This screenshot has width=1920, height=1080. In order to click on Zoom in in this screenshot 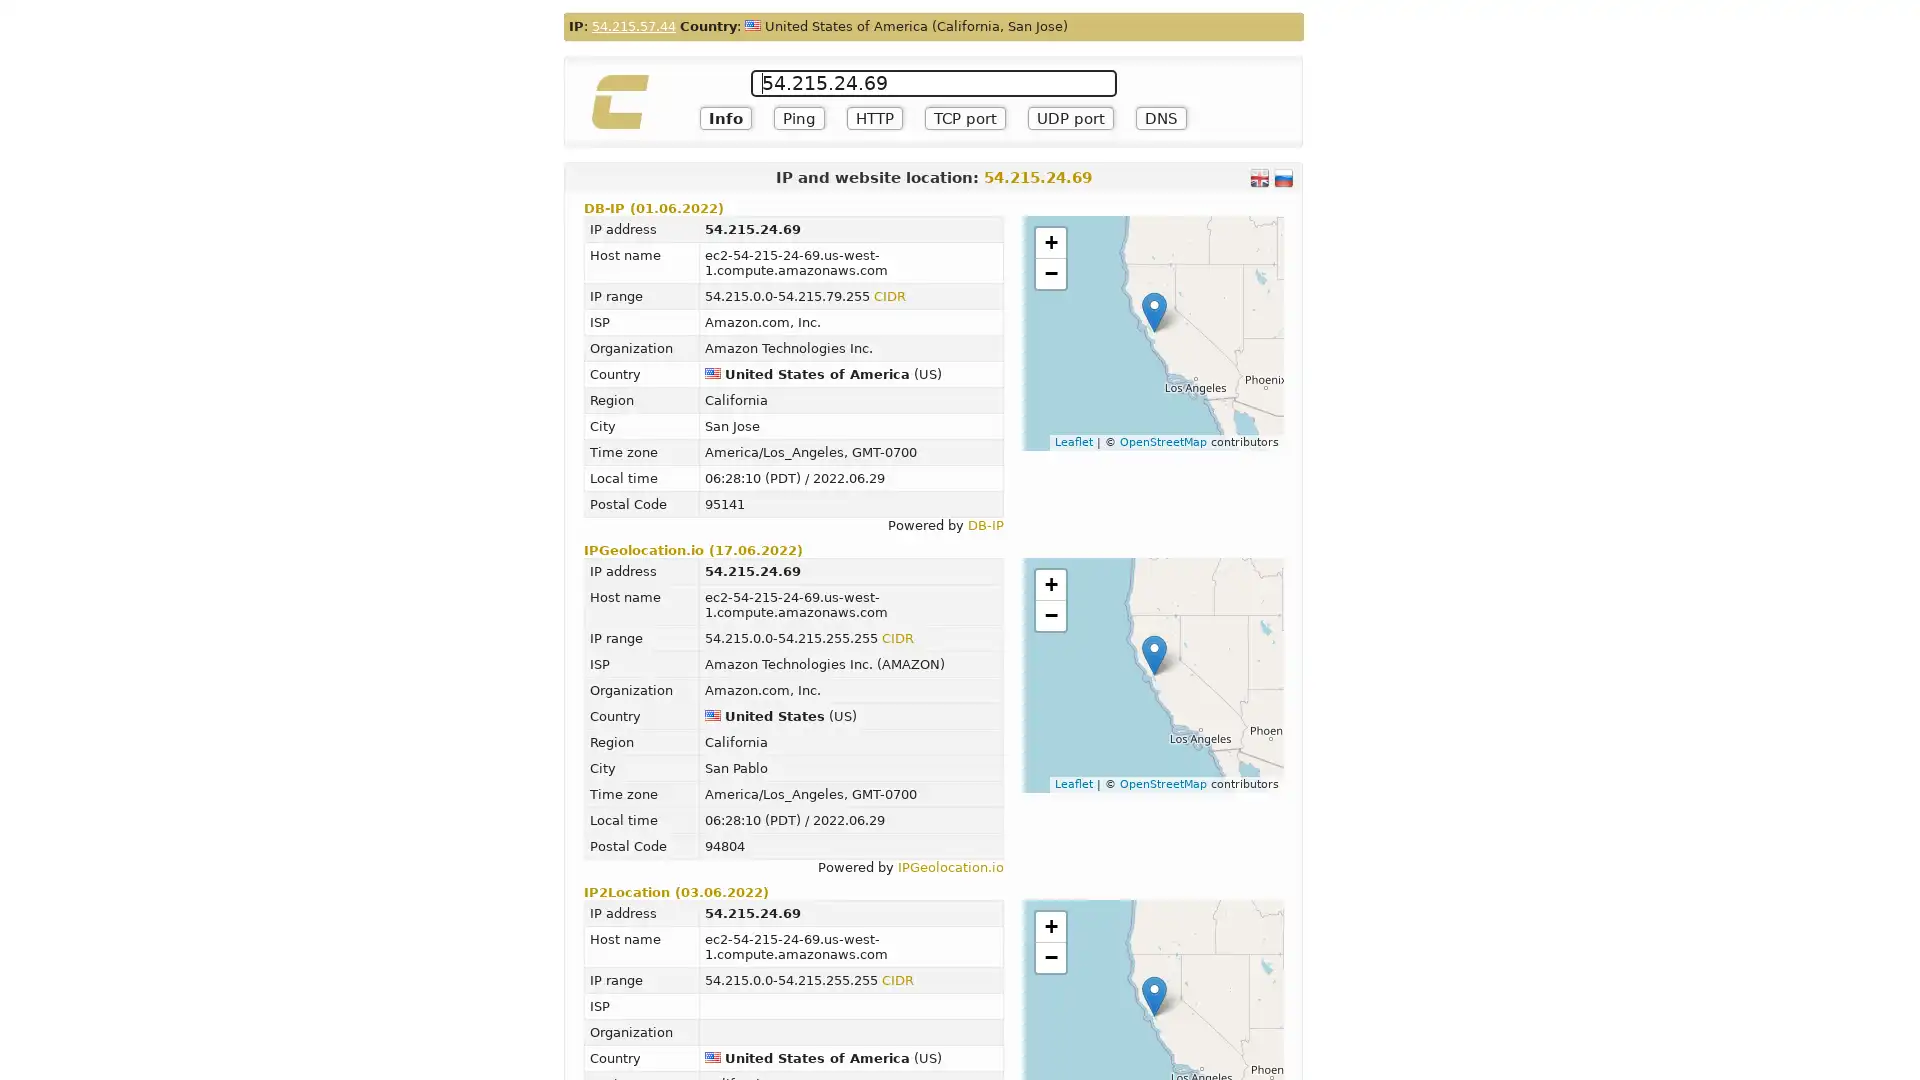, I will do `click(1050, 242)`.